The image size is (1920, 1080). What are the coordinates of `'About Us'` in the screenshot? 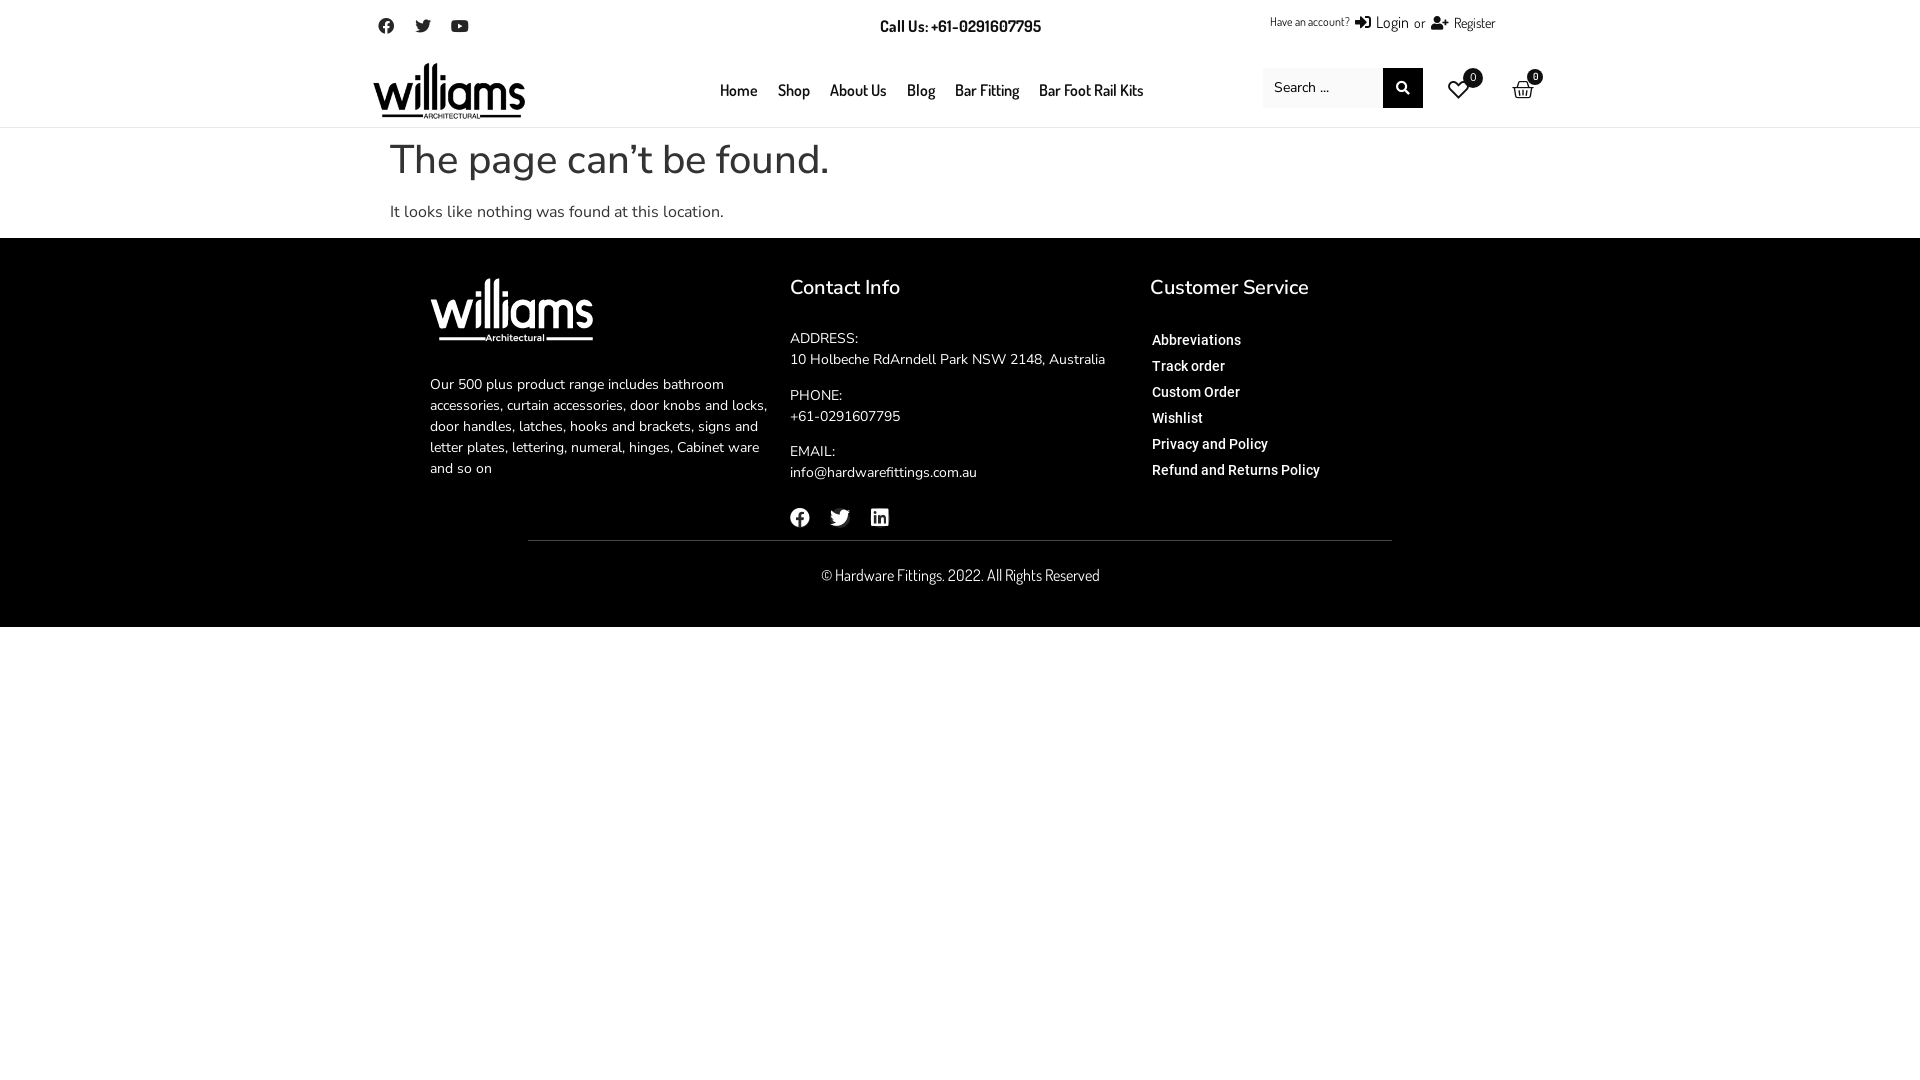 It's located at (858, 87).